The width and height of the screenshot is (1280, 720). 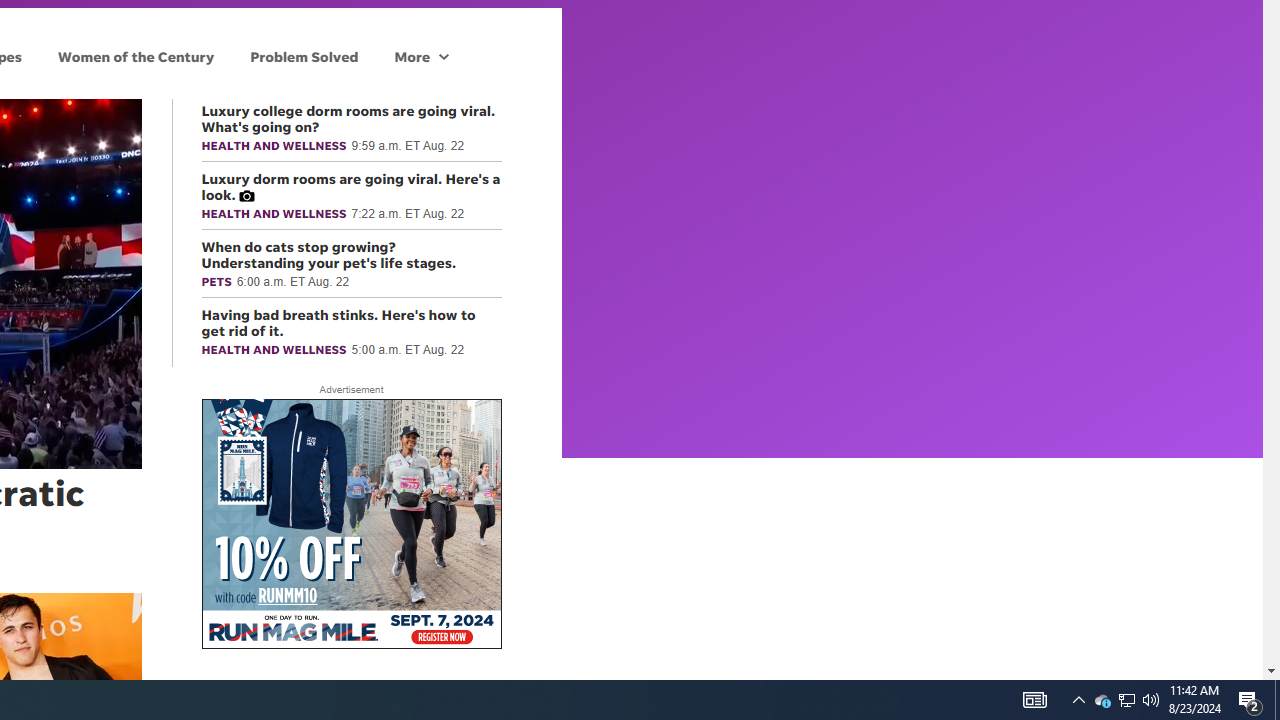 What do you see at coordinates (1127, 698) in the screenshot?
I see `'User Promoted Notification Area'` at bounding box center [1127, 698].